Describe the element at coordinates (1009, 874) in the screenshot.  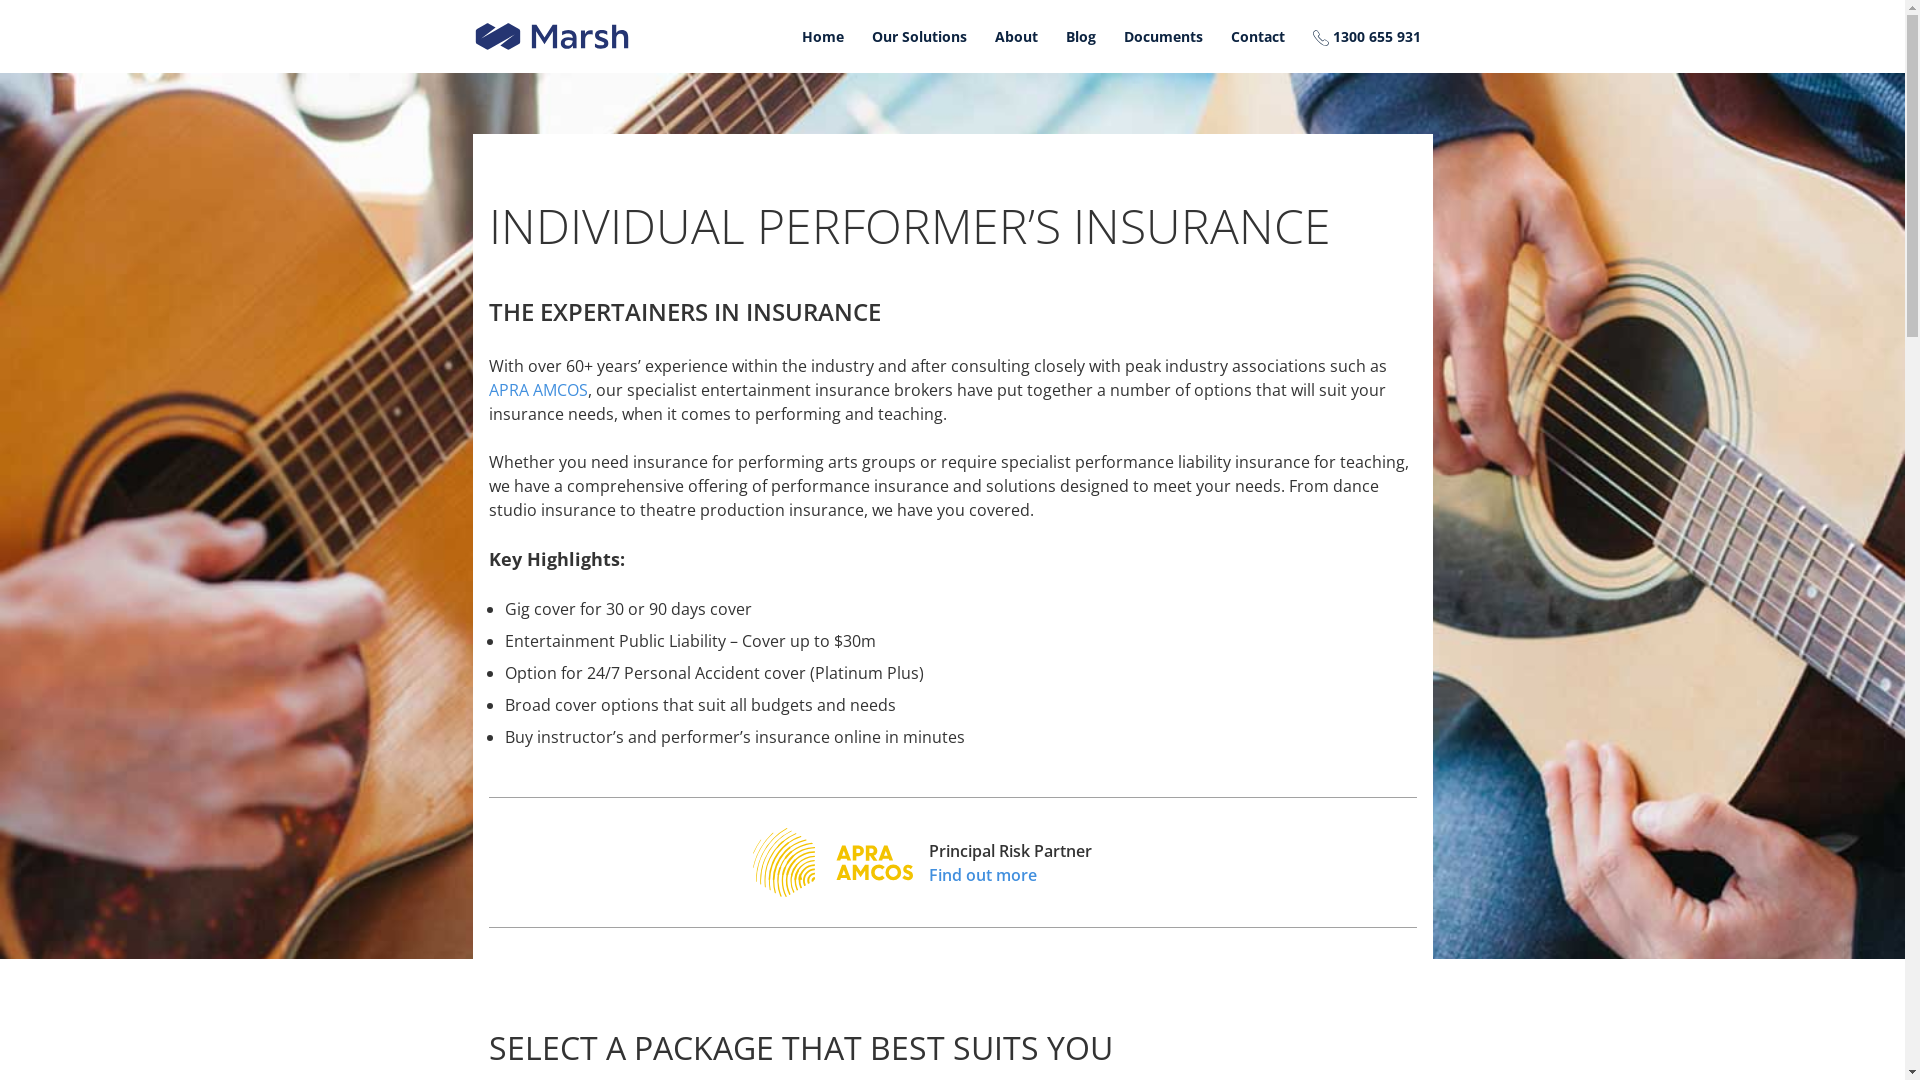
I see `'Find out more'` at that location.